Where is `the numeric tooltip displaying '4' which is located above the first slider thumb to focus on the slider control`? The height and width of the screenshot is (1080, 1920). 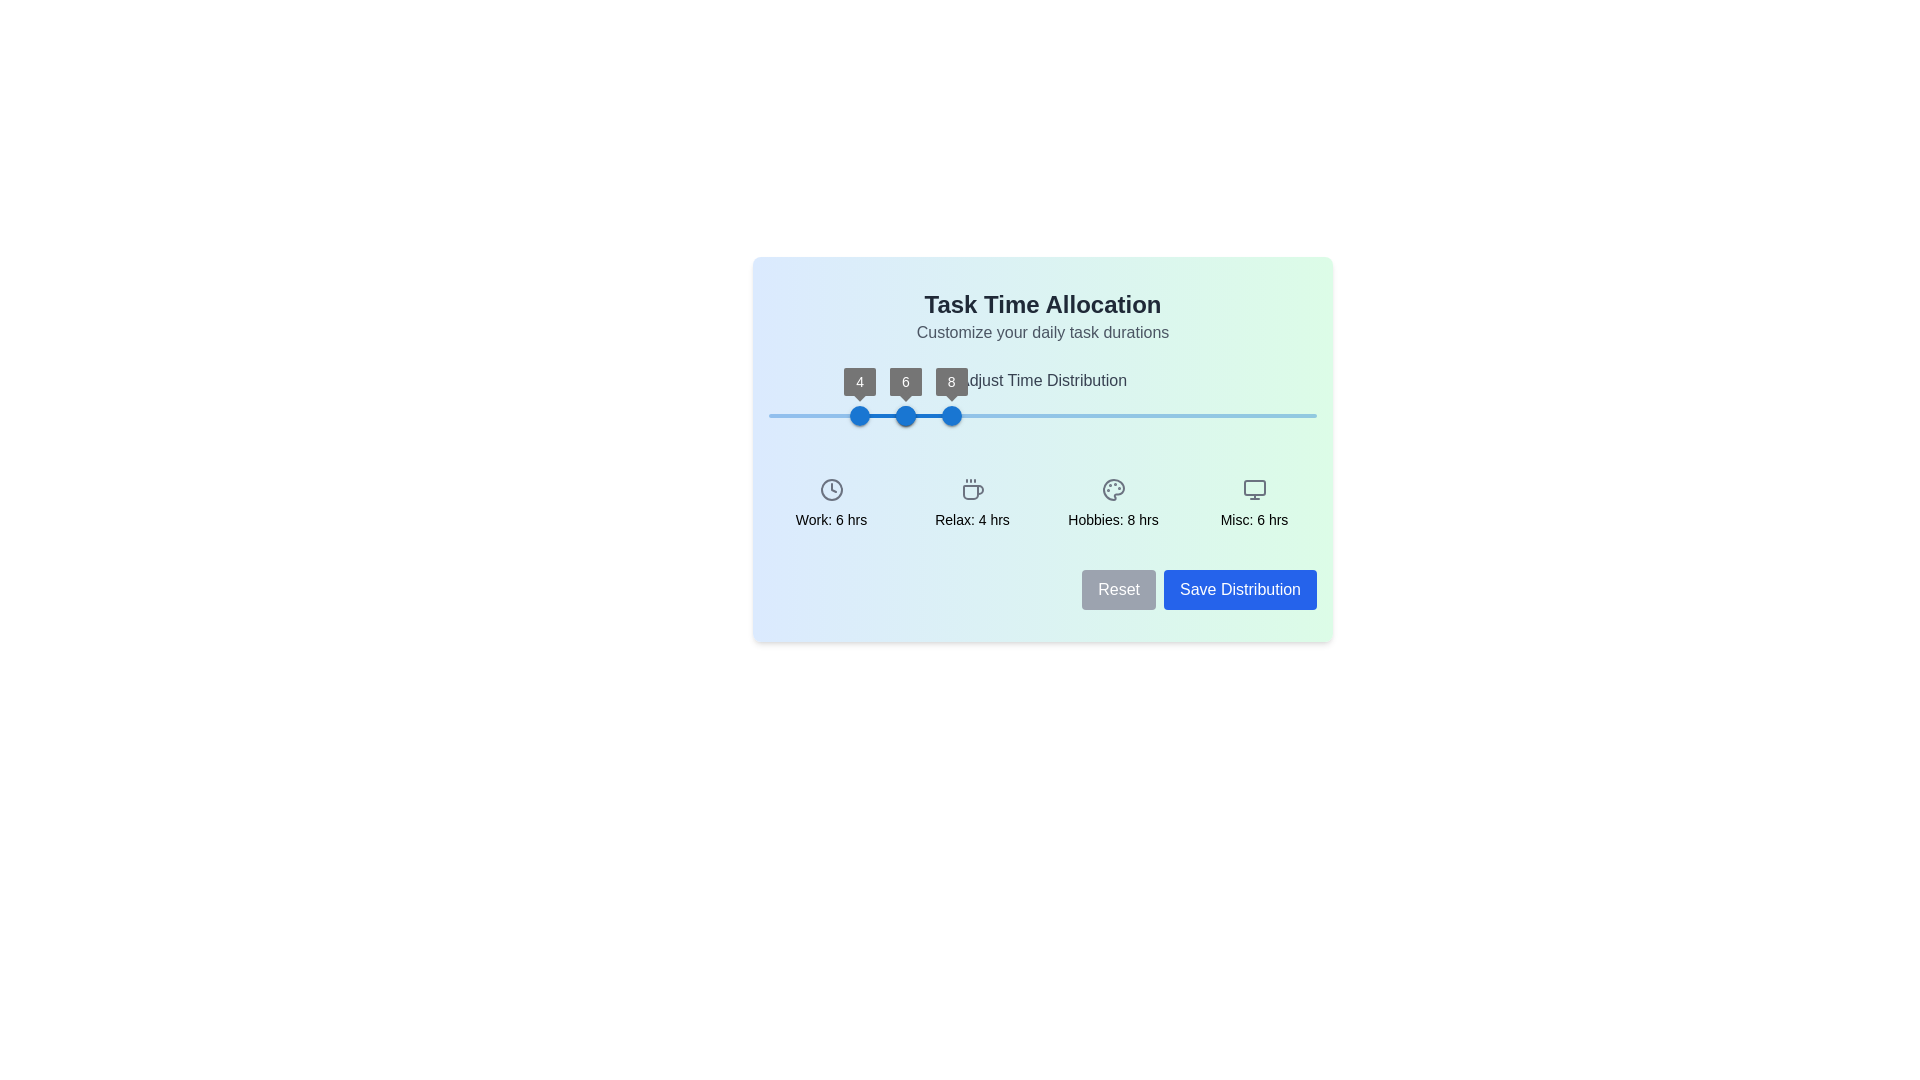
the numeric tooltip displaying '4' which is located above the first slider thumb to focus on the slider control is located at coordinates (860, 381).